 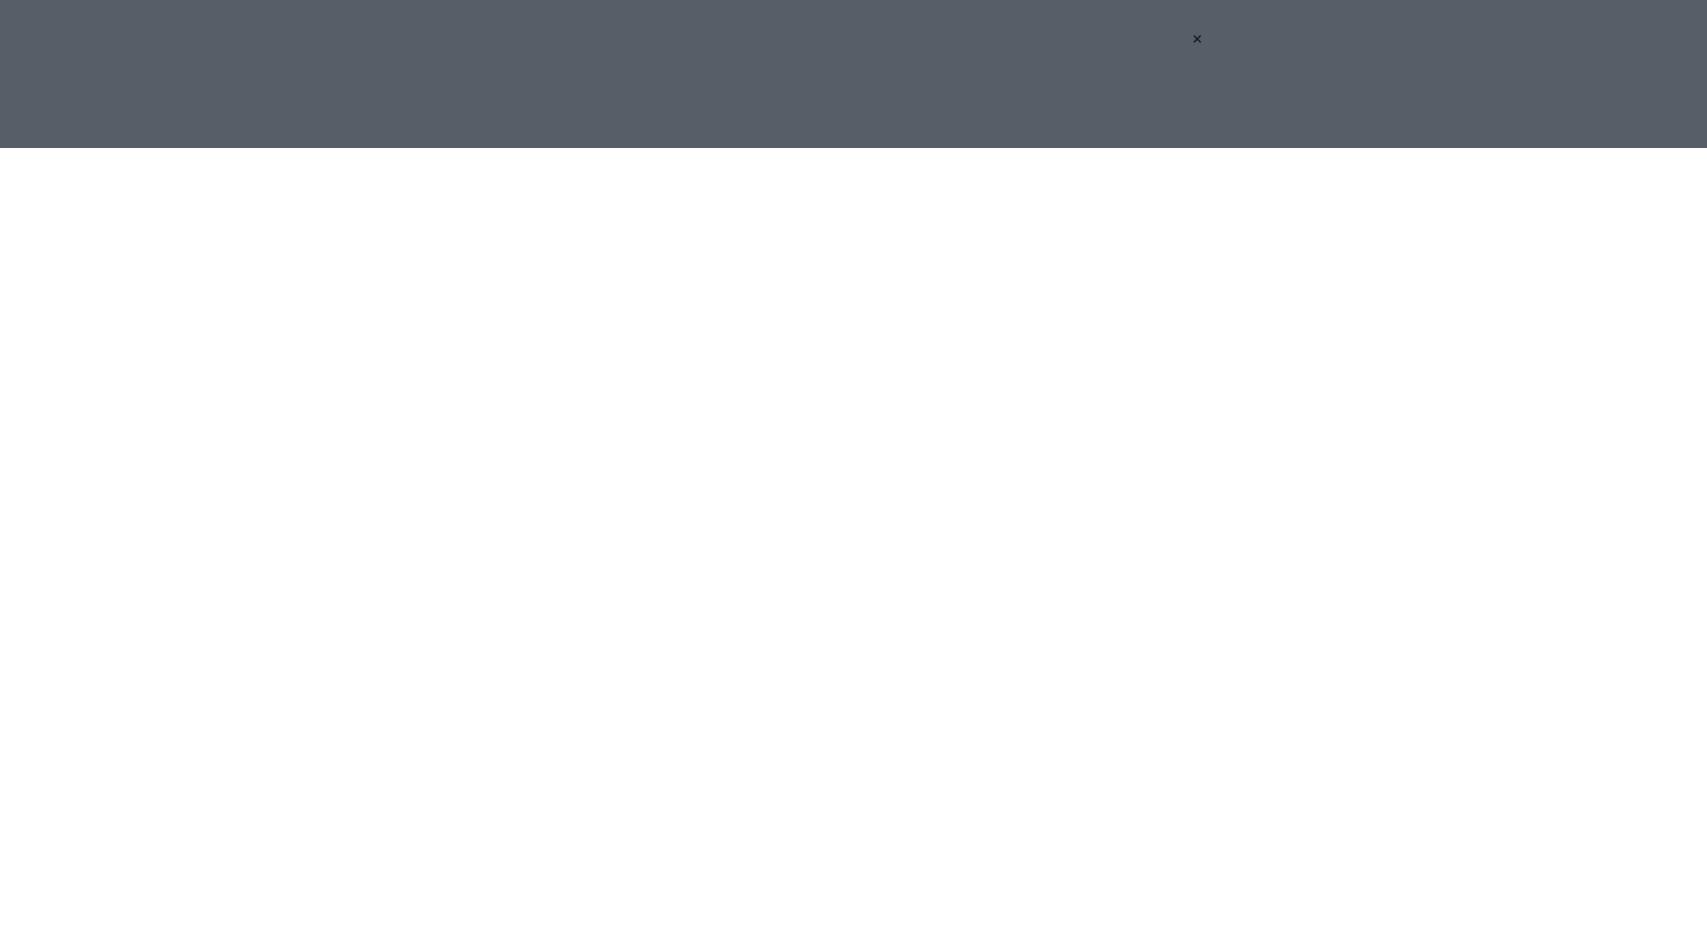 I want to click on 'Sam Thomas', so click(x=726, y=827).